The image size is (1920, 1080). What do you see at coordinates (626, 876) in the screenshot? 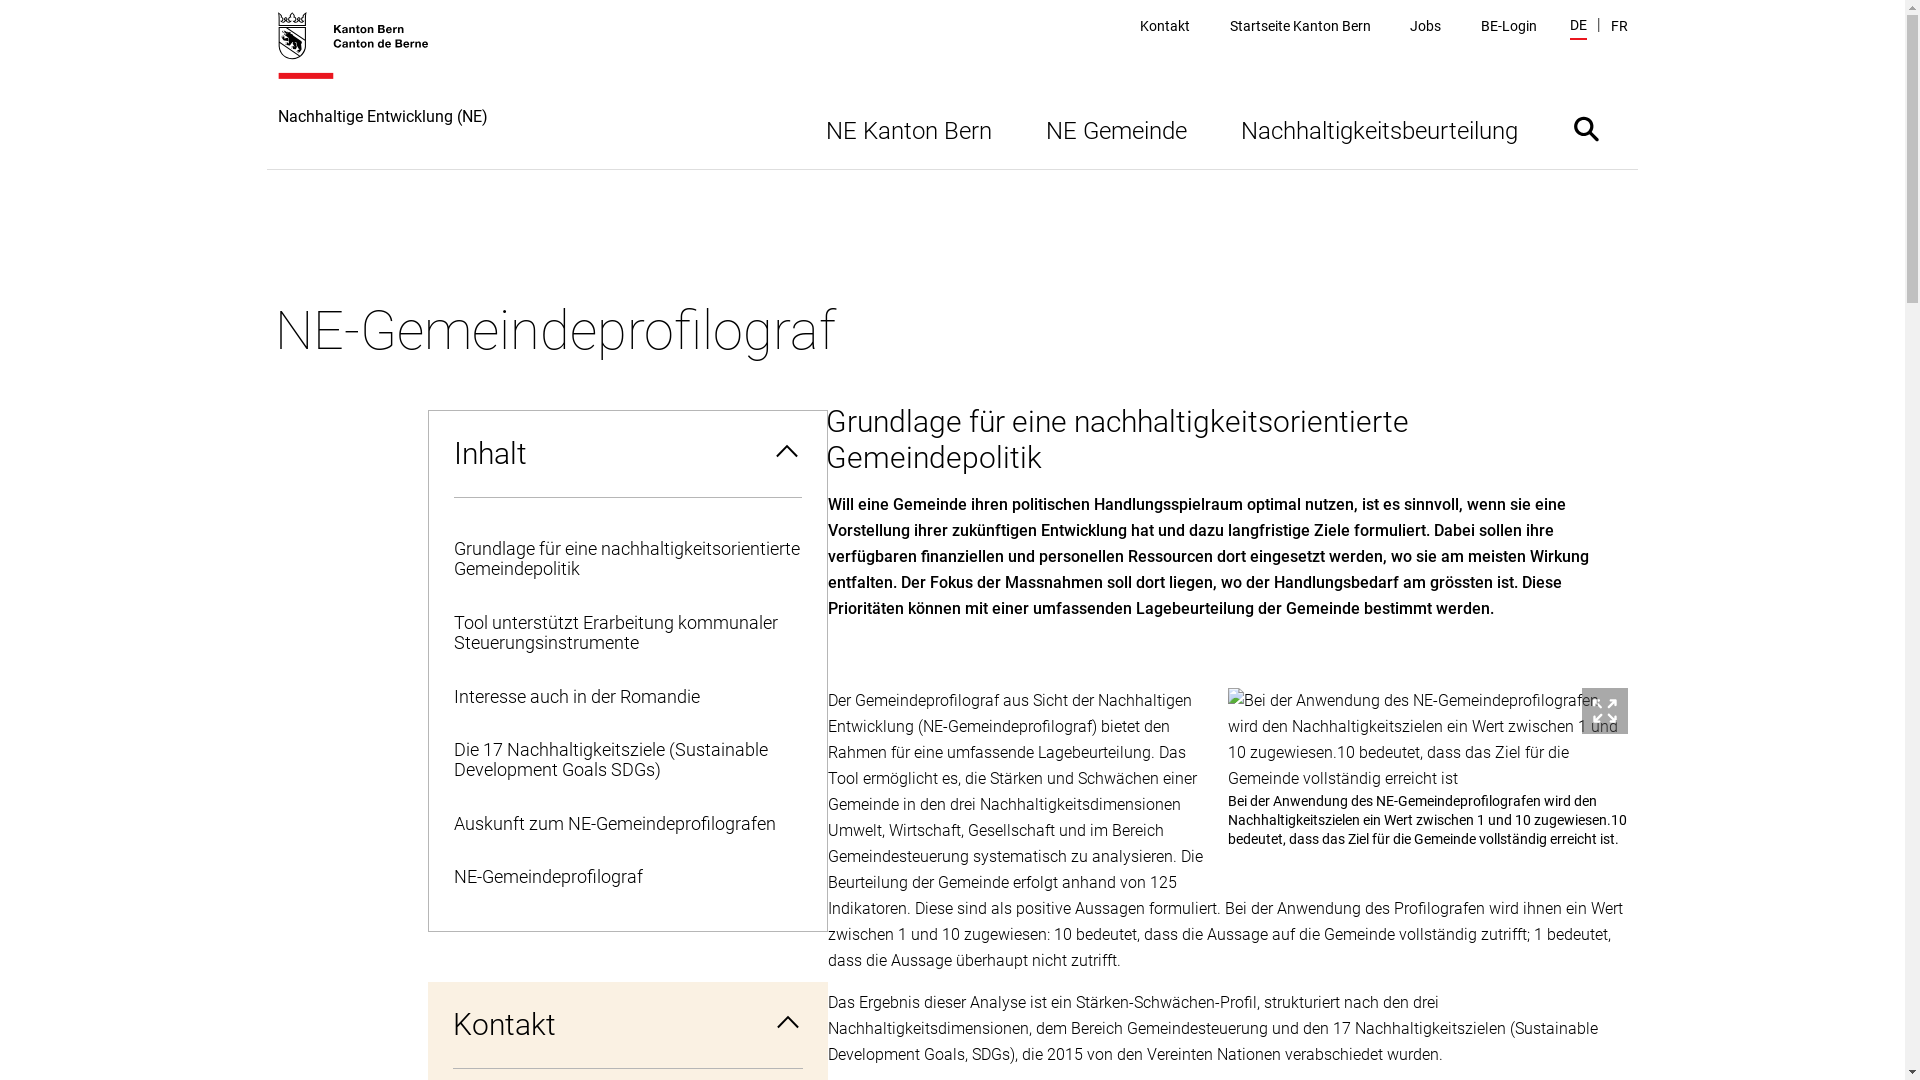
I see `'NE-Gemeindeprofilograf'` at bounding box center [626, 876].